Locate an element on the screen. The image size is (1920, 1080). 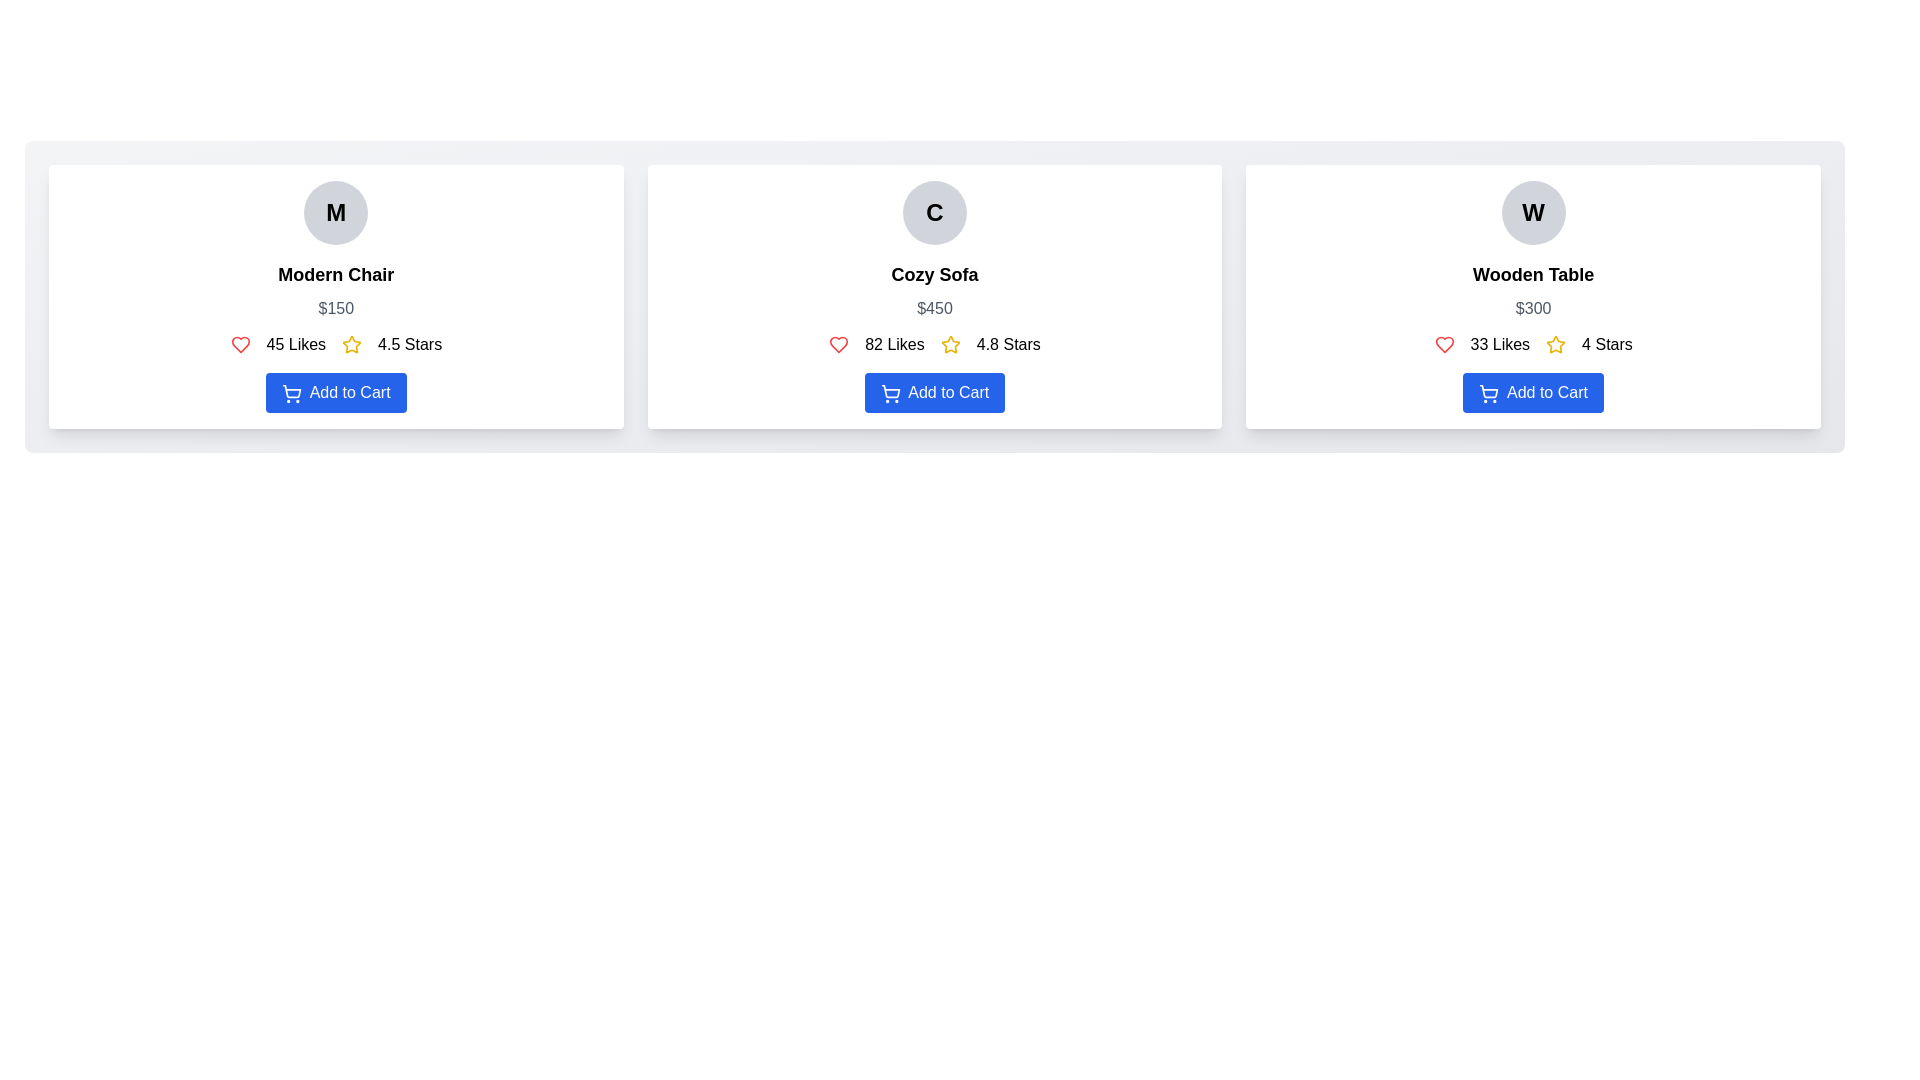
the 'Add to Cart' button with a bright blue background and white text located at the bottom center of the product card for the 'Modern Chair' is located at coordinates (336, 393).